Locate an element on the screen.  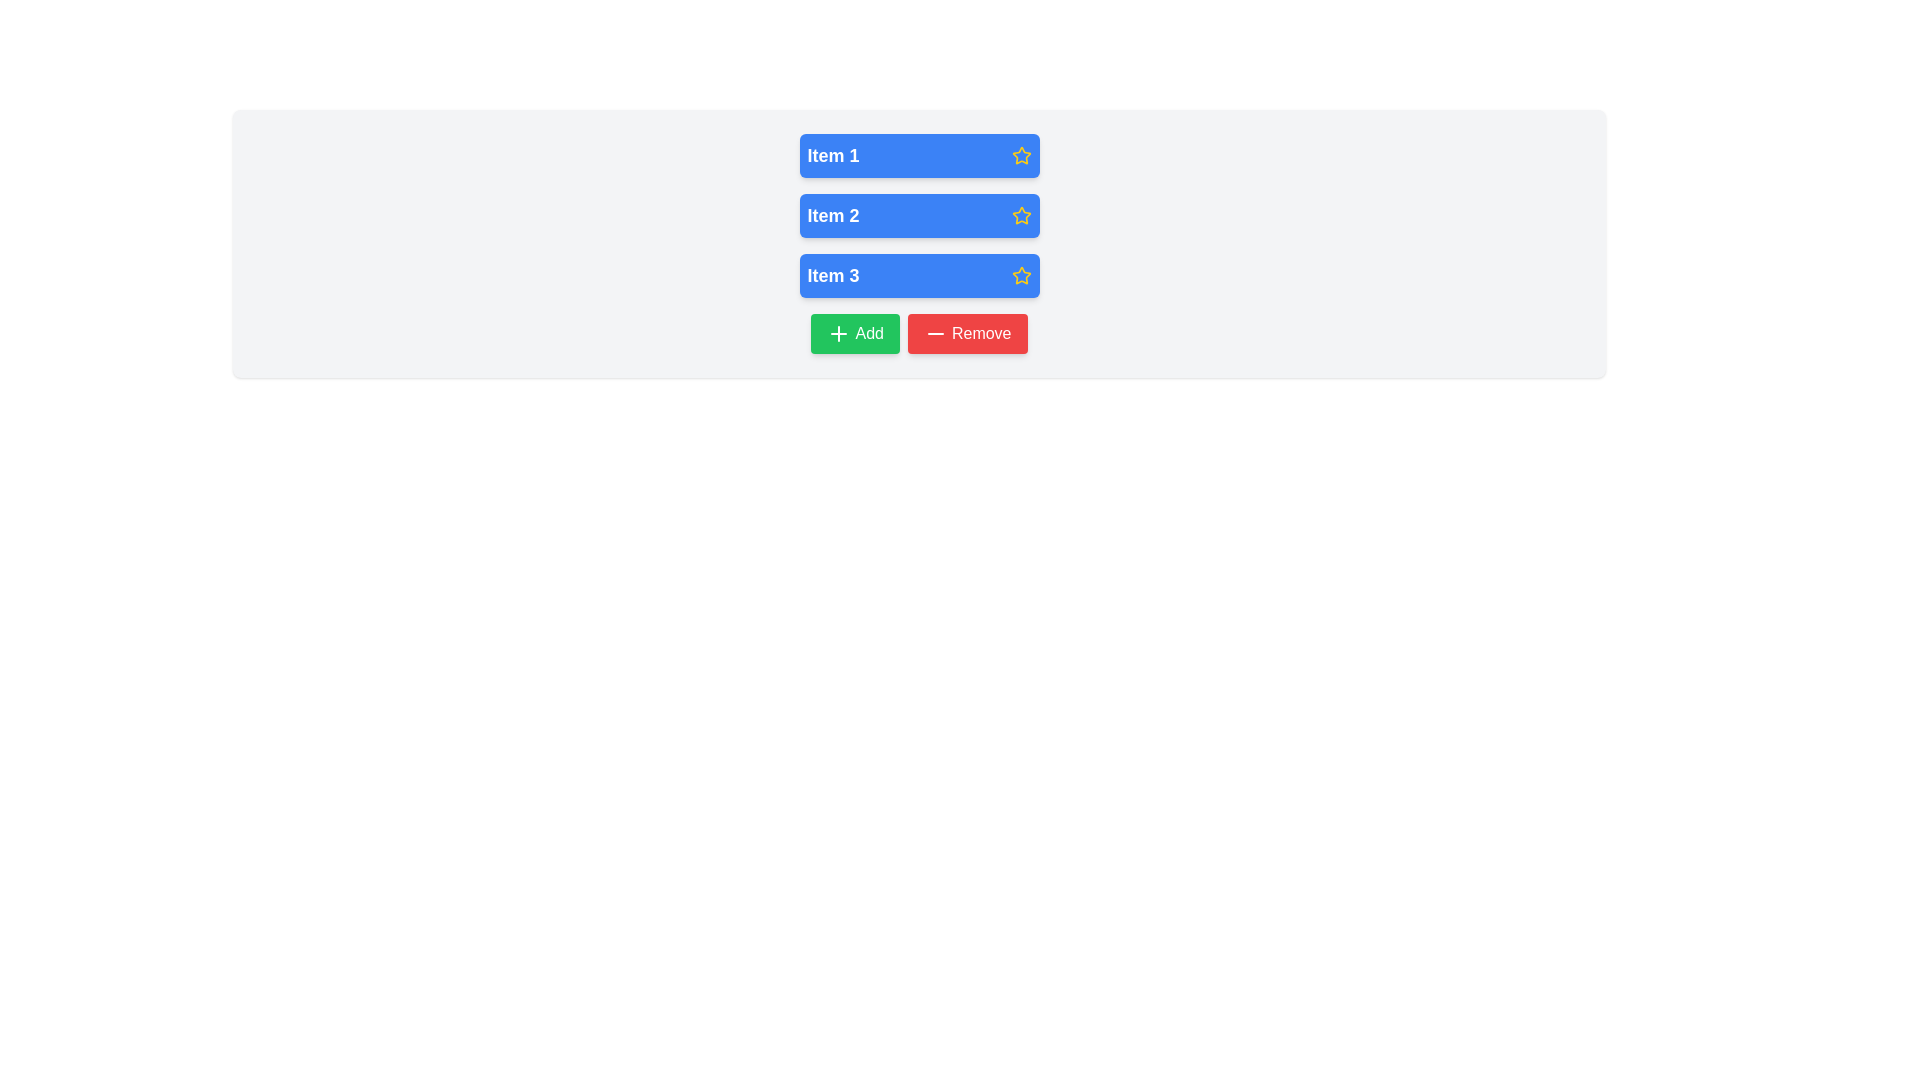
the yellow outlined star icon with a transparent center is located at coordinates (1021, 276).